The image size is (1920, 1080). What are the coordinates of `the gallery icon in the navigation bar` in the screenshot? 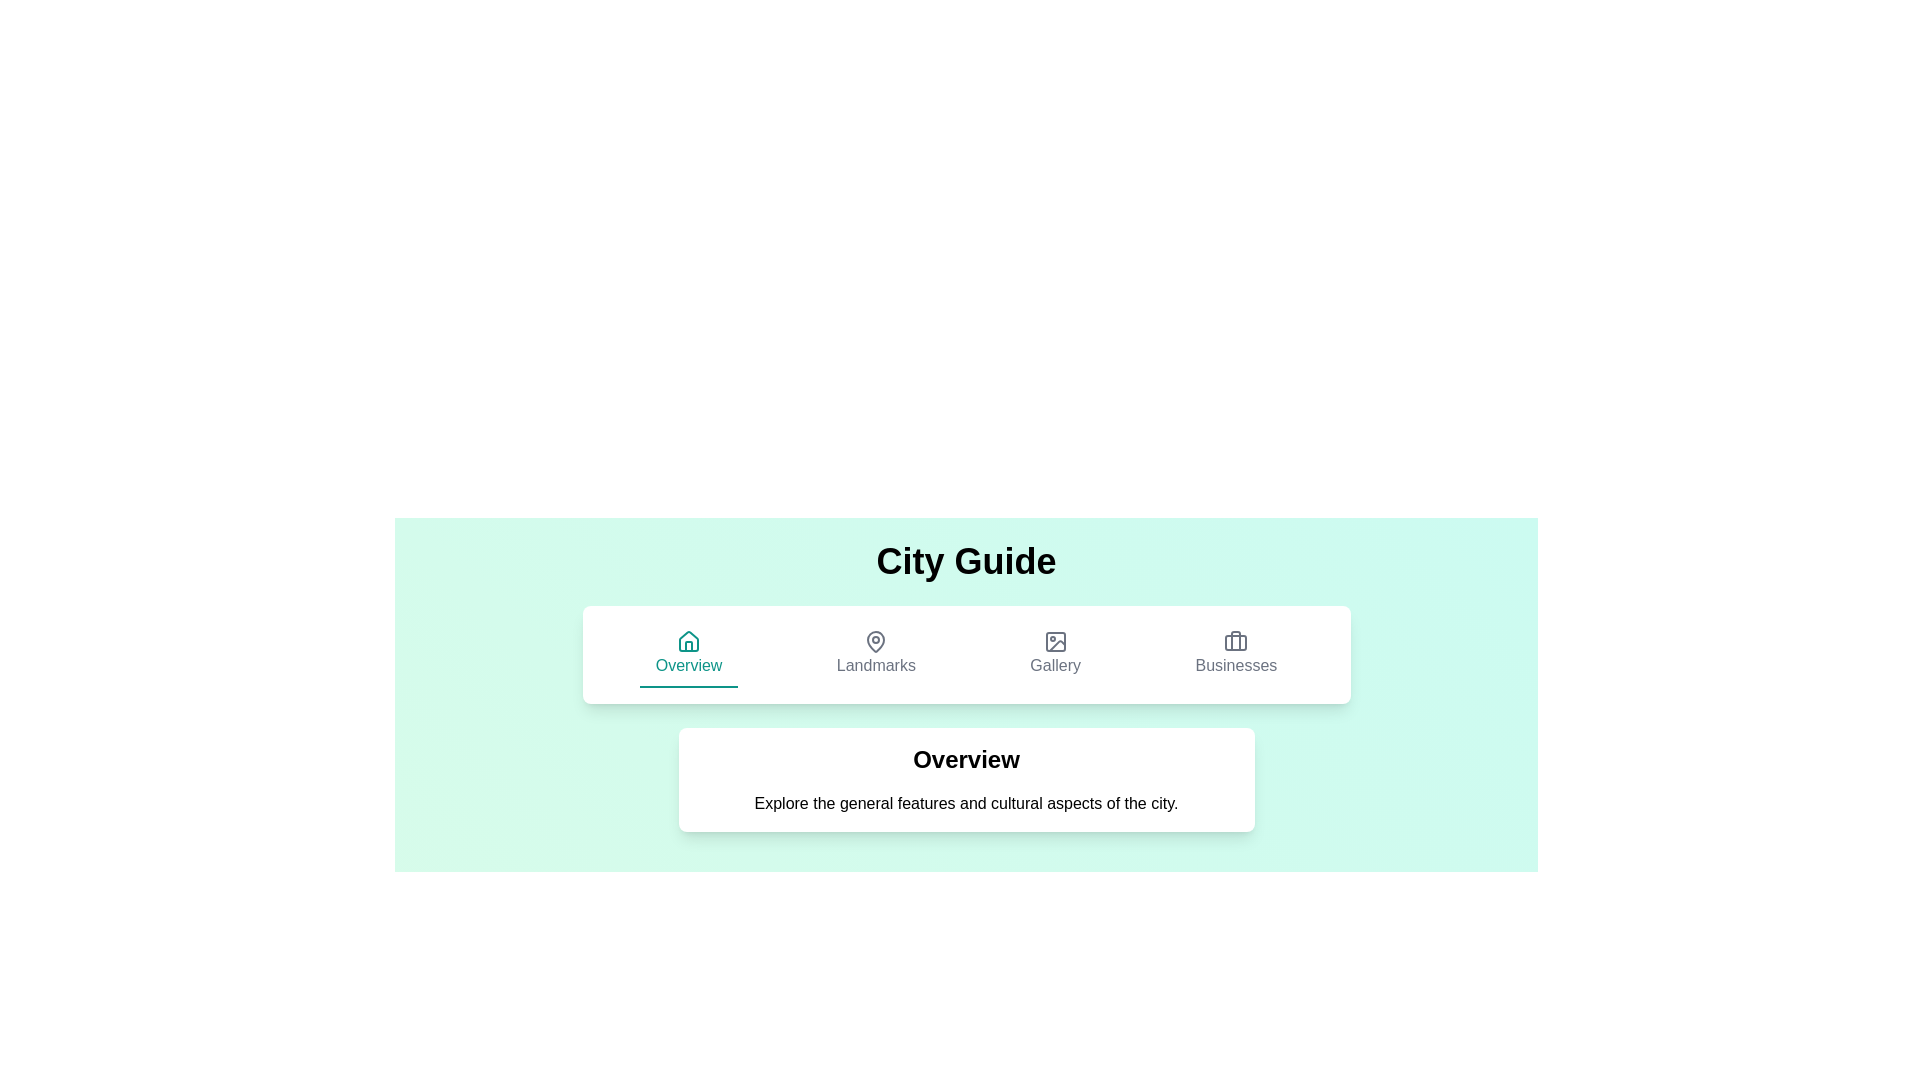 It's located at (1054, 641).